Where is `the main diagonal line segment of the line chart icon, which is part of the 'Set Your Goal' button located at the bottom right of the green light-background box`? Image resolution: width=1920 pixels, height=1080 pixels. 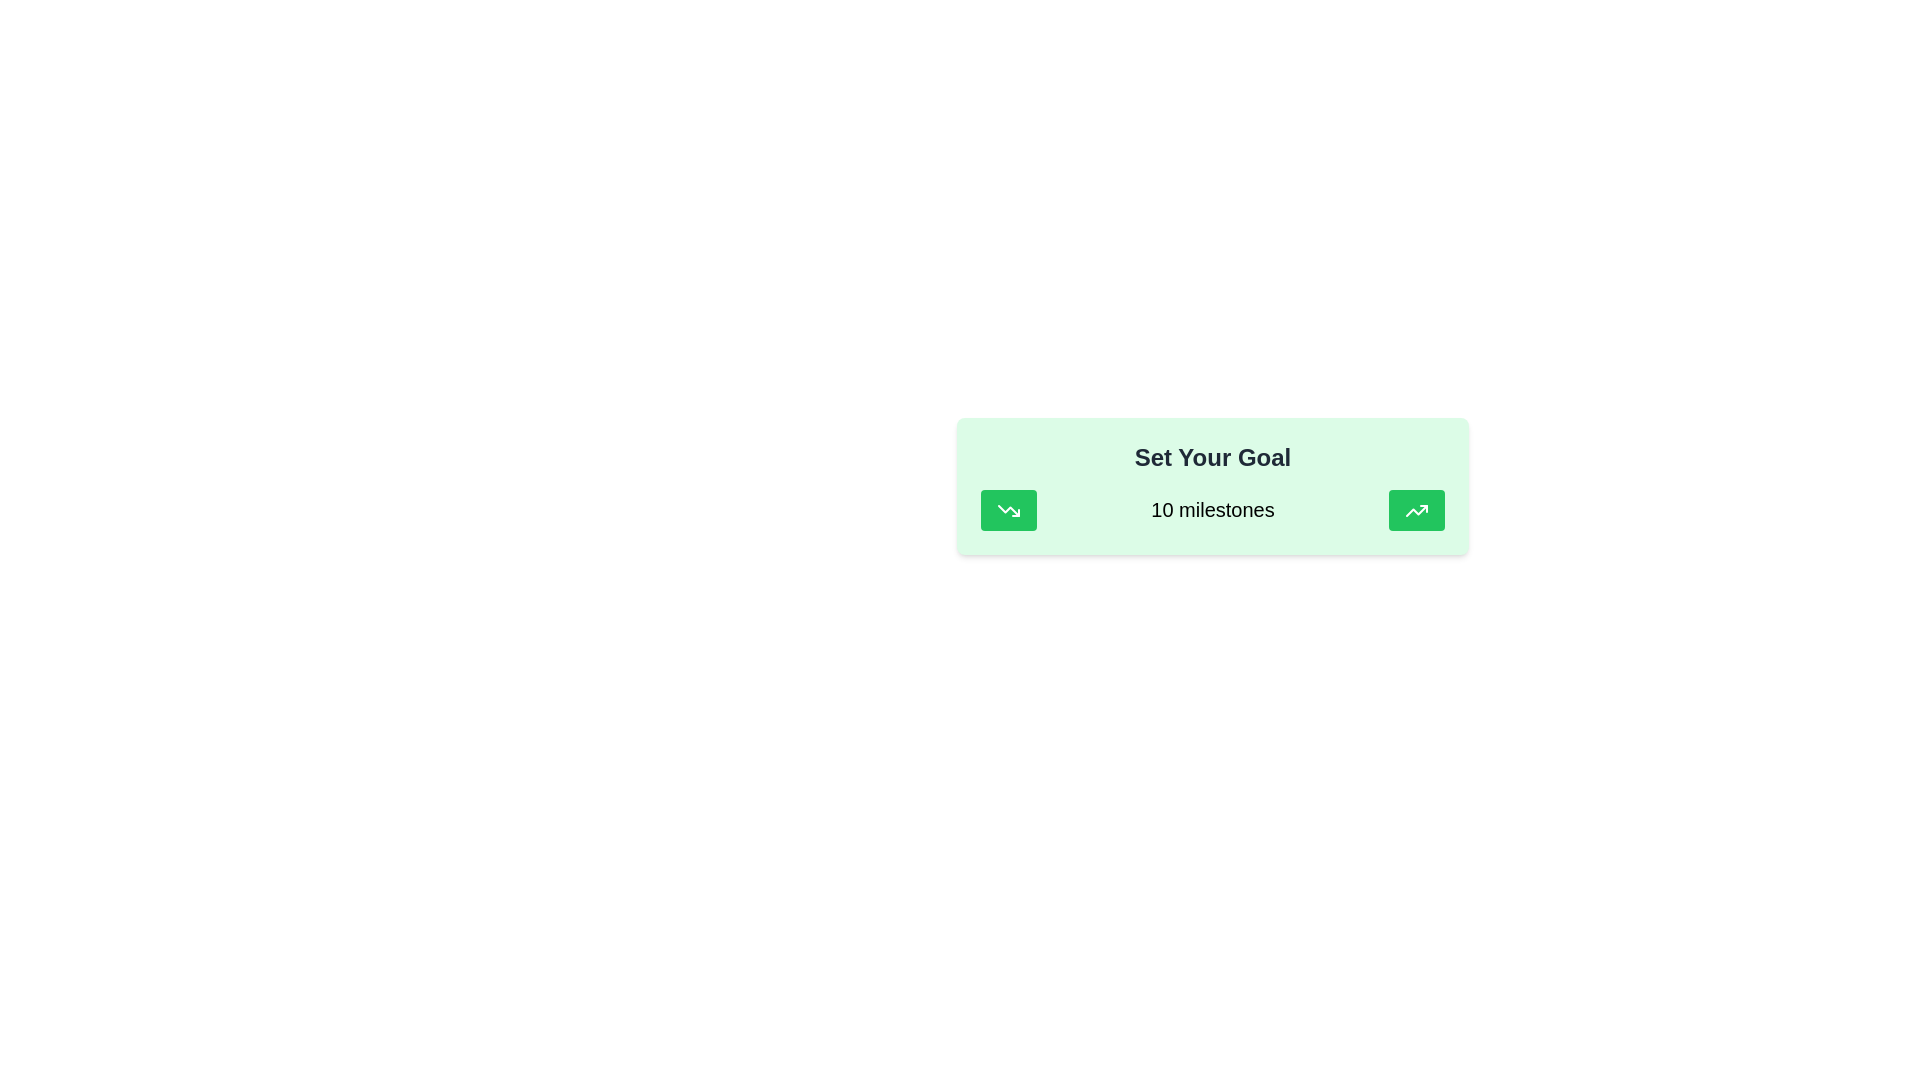
the main diagonal line segment of the line chart icon, which is part of the 'Set Your Goal' button located at the bottom right of the green light-background box is located at coordinates (1415, 508).